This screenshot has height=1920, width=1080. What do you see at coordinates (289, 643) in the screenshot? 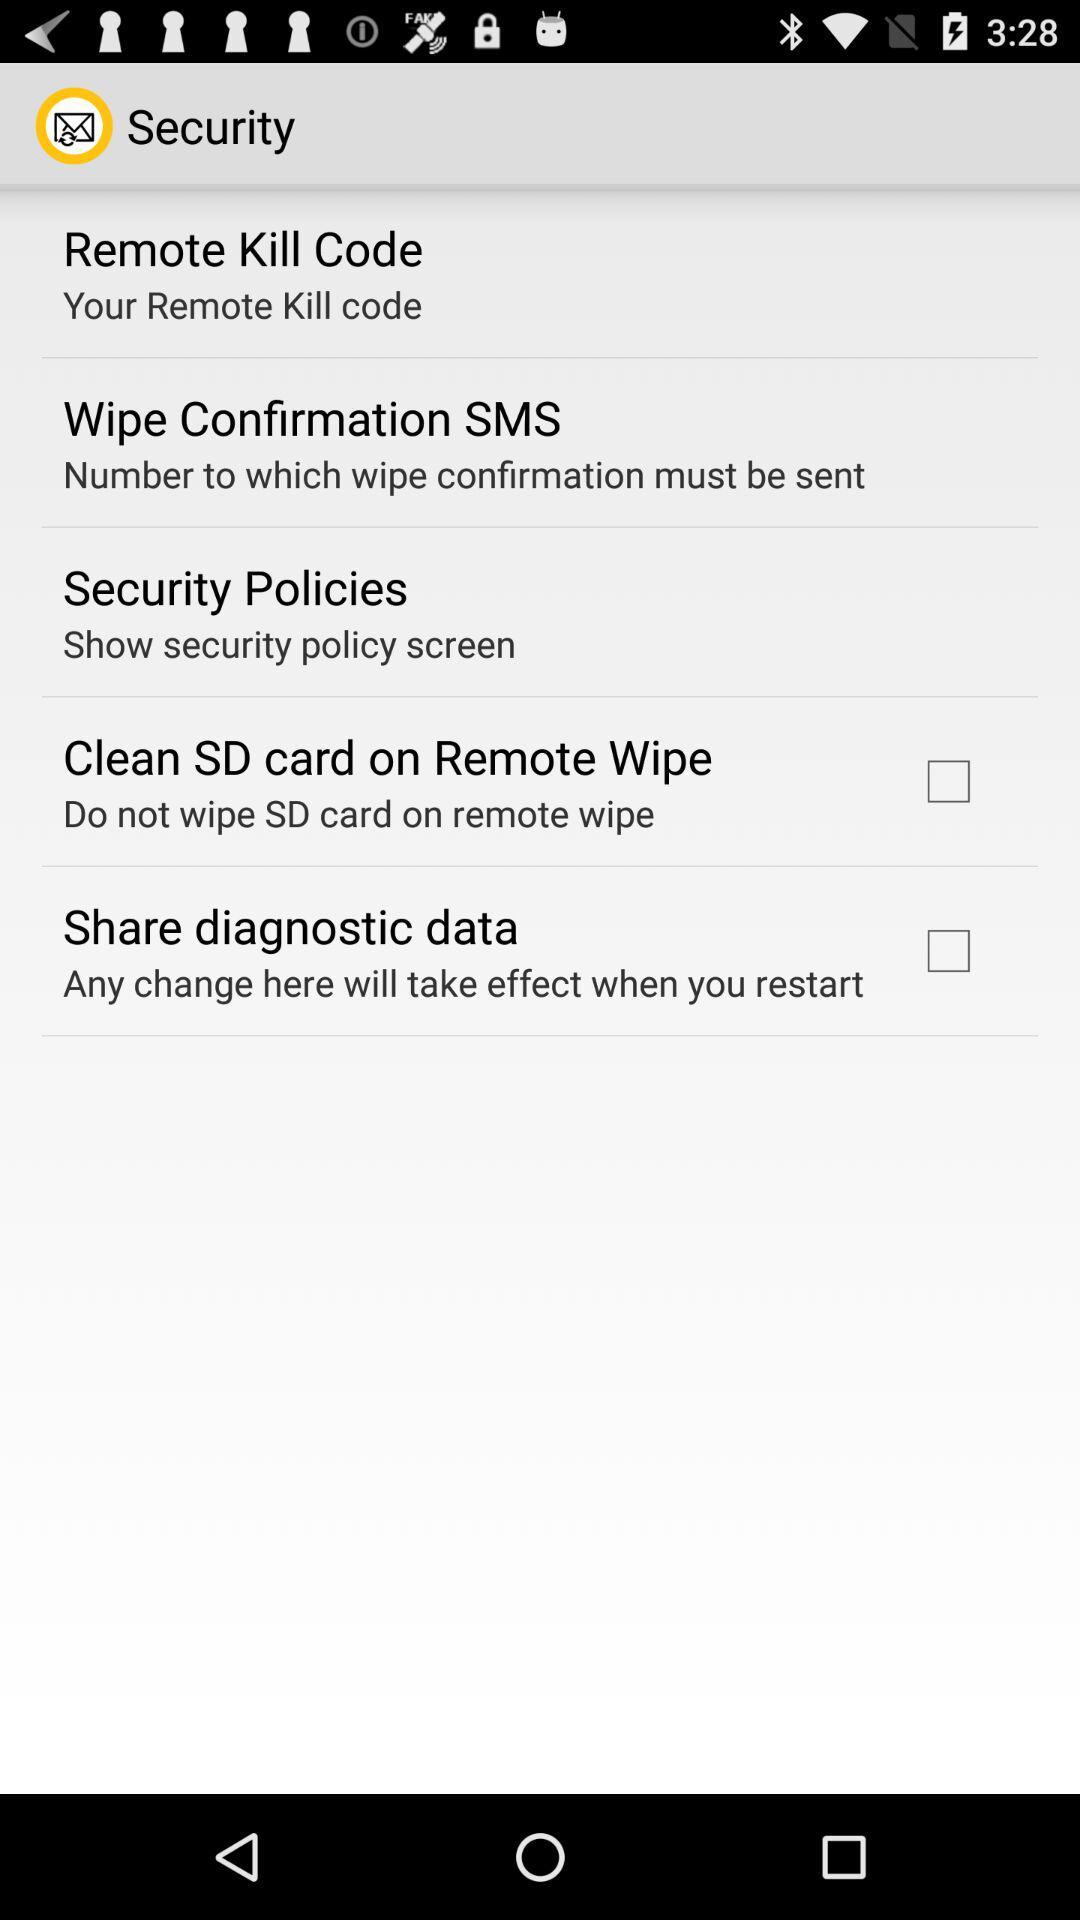
I see `show security policy icon` at bounding box center [289, 643].